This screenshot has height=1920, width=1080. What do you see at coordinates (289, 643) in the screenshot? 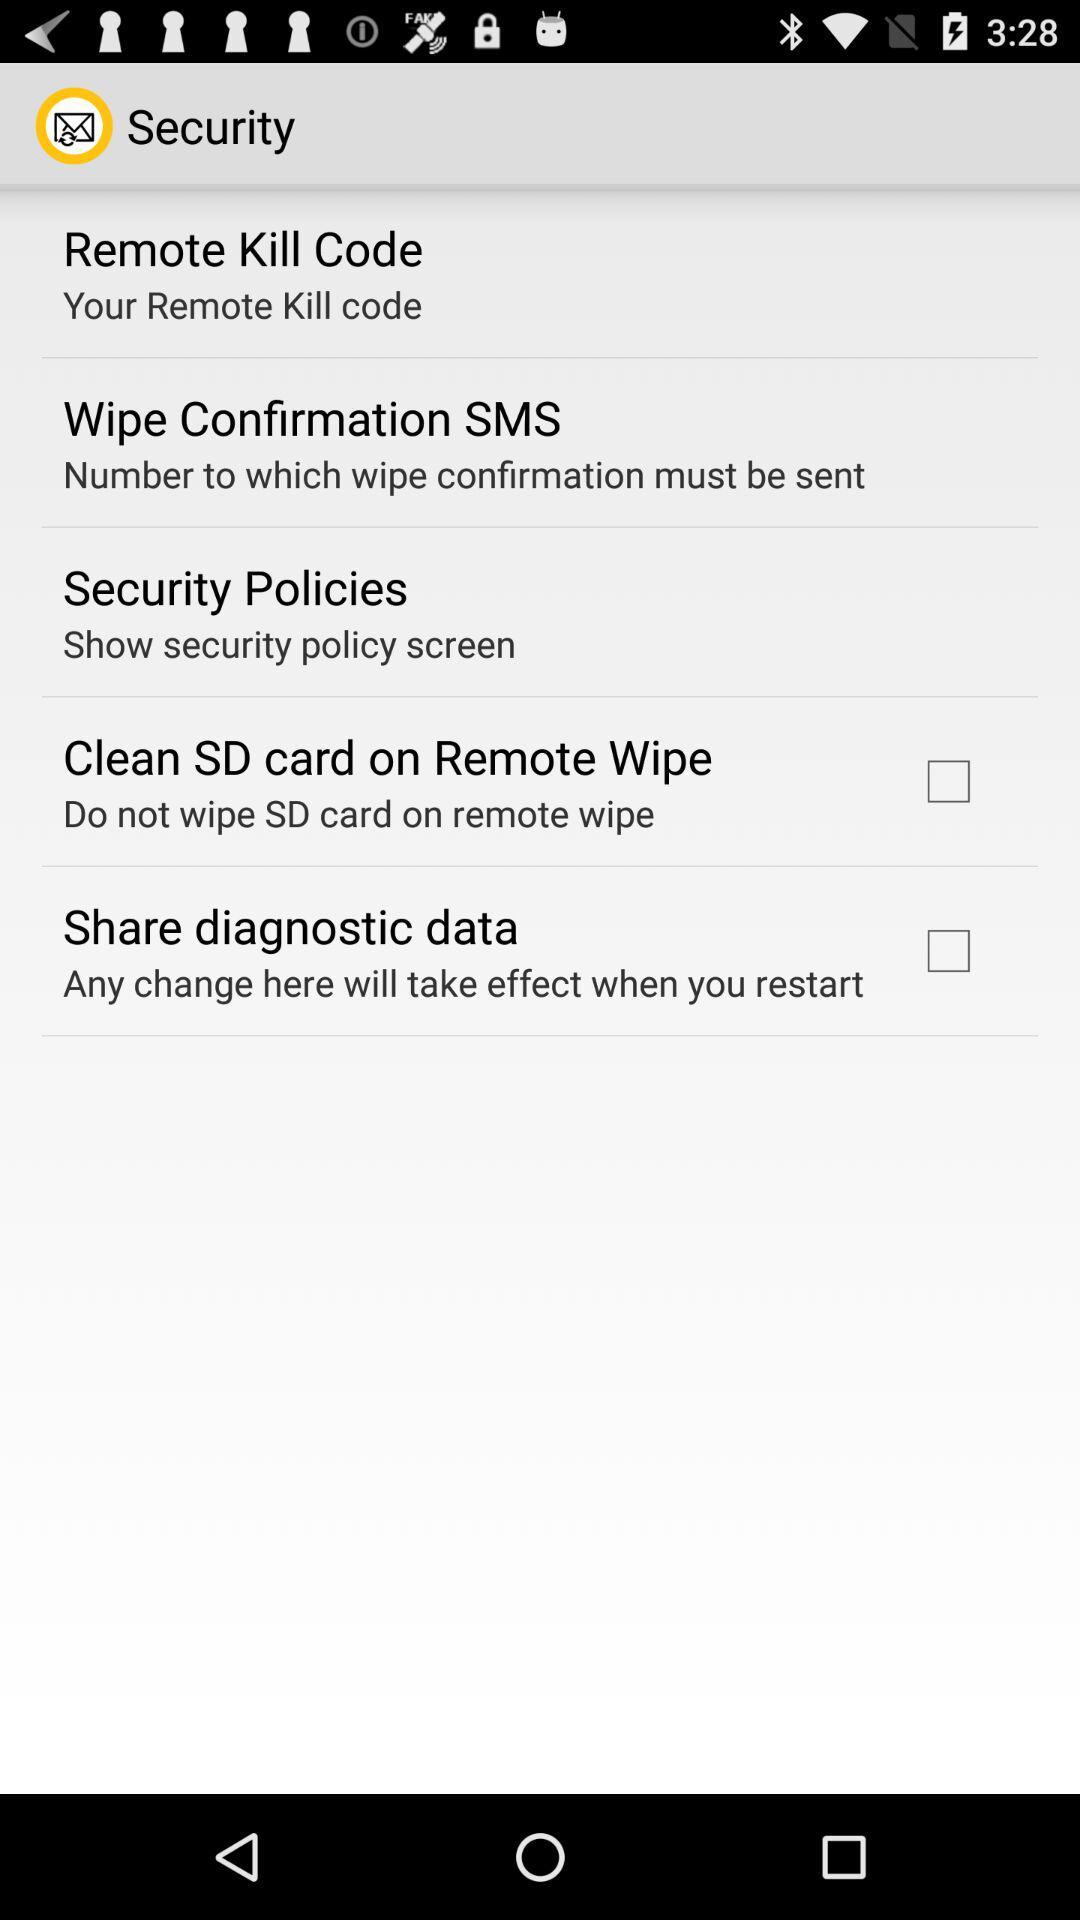
I see `show security policy icon` at bounding box center [289, 643].